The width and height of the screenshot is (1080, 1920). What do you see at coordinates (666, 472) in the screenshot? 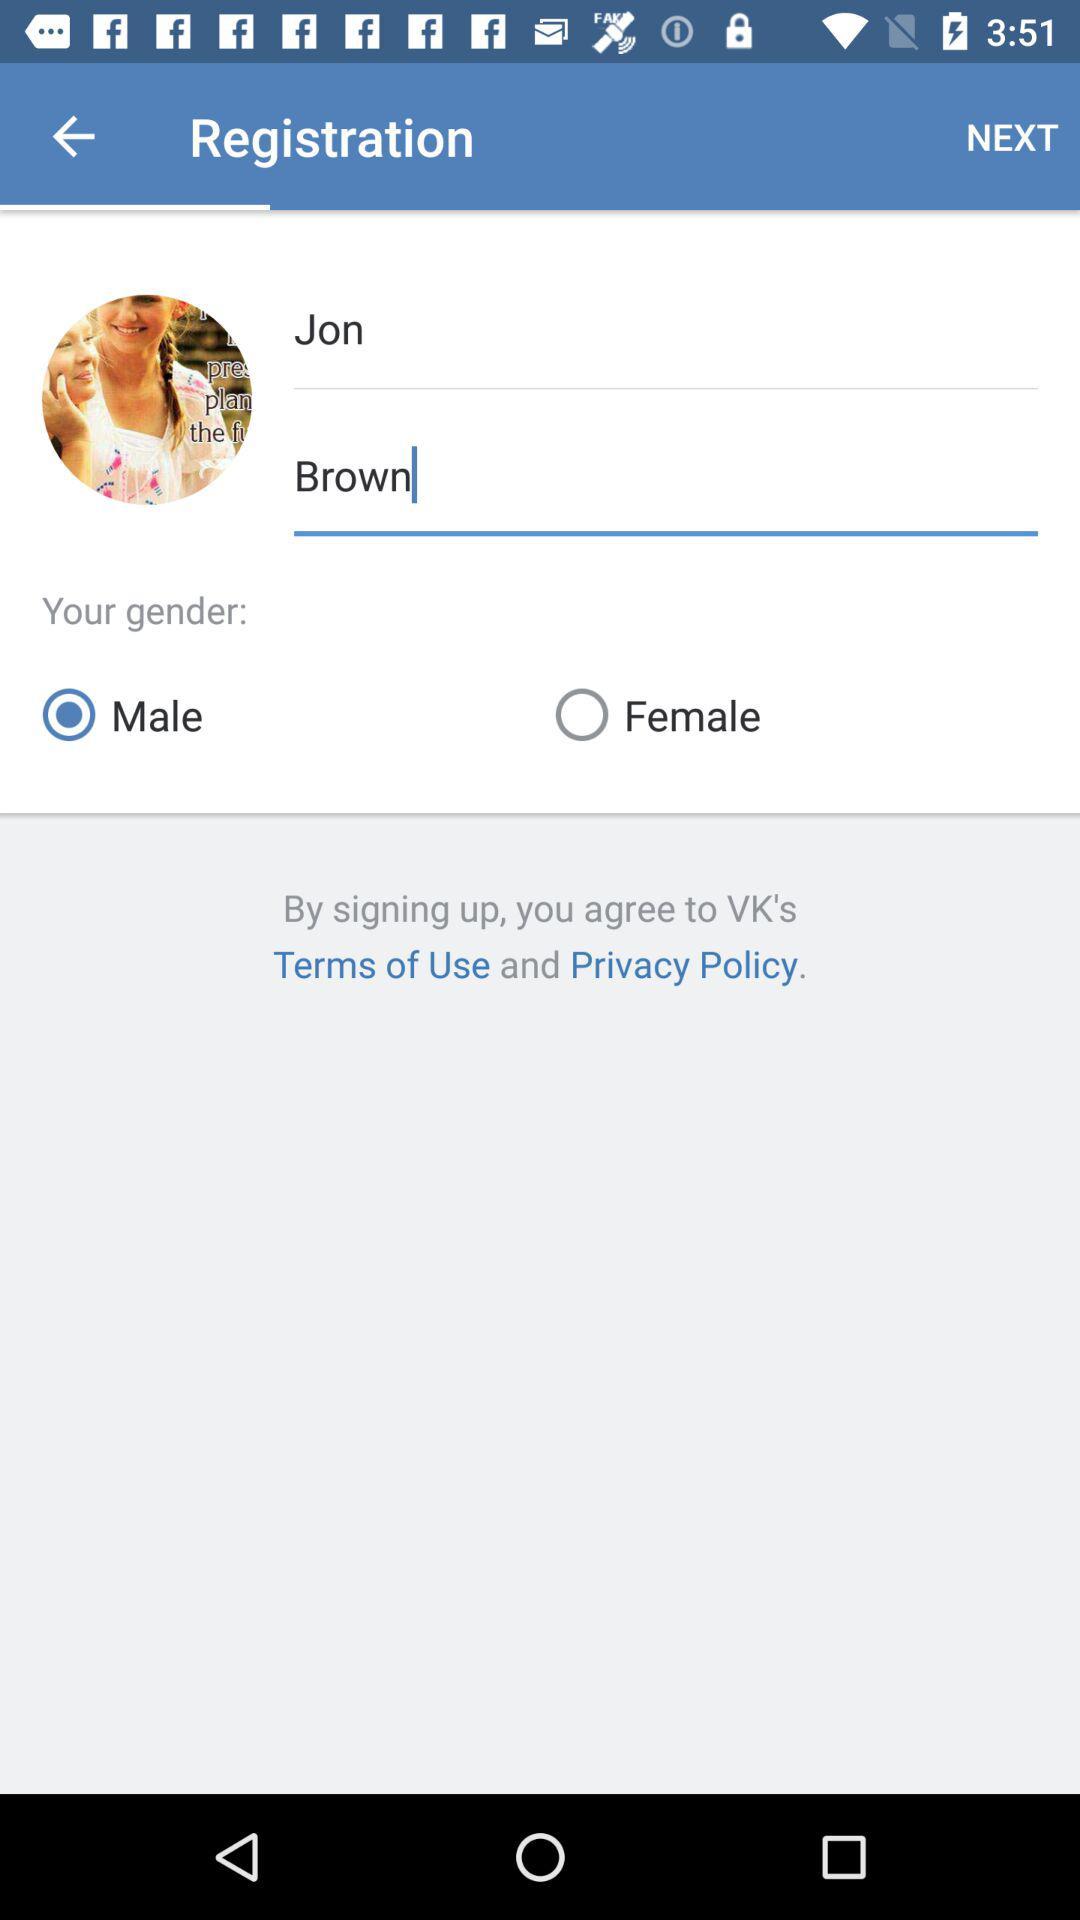
I see `brown` at bounding box center [666, 472].